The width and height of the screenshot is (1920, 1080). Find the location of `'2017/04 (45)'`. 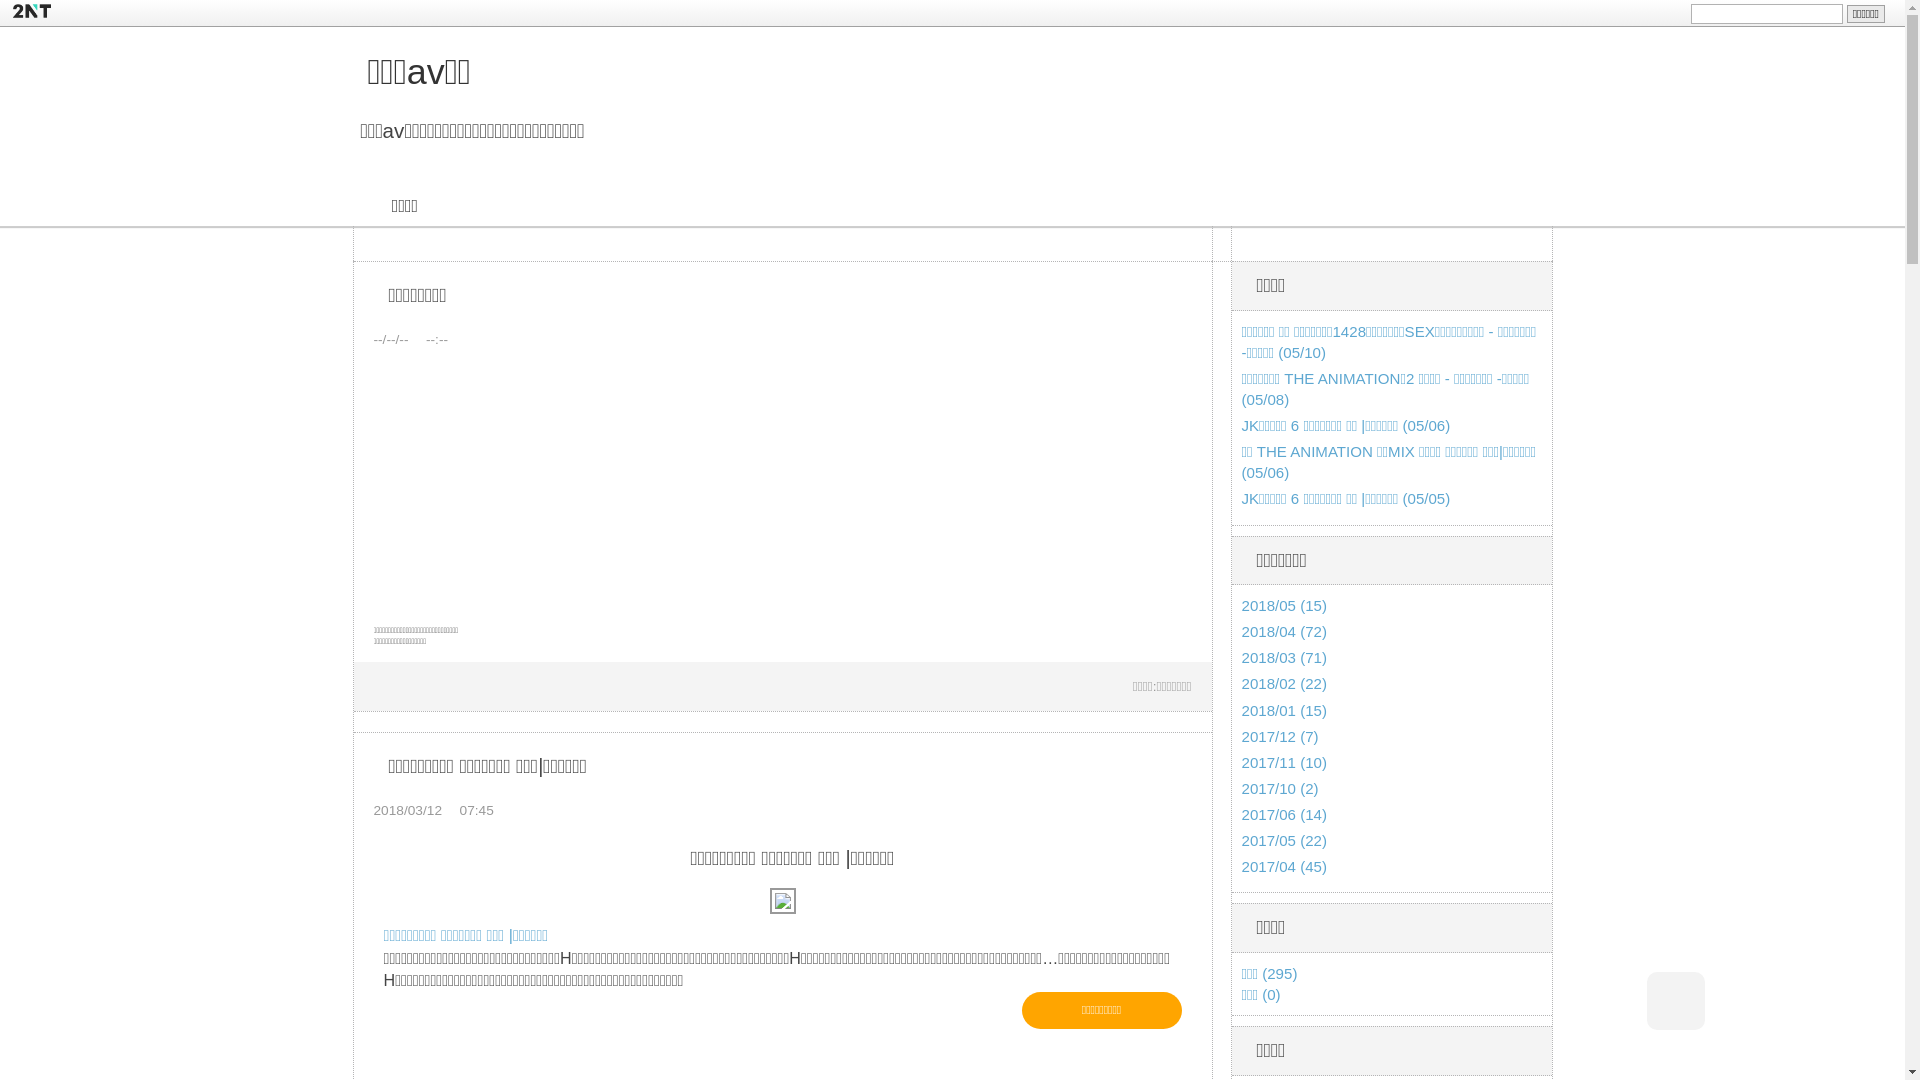

'2017/04 (45)' is located at coordinates (1285, 865).